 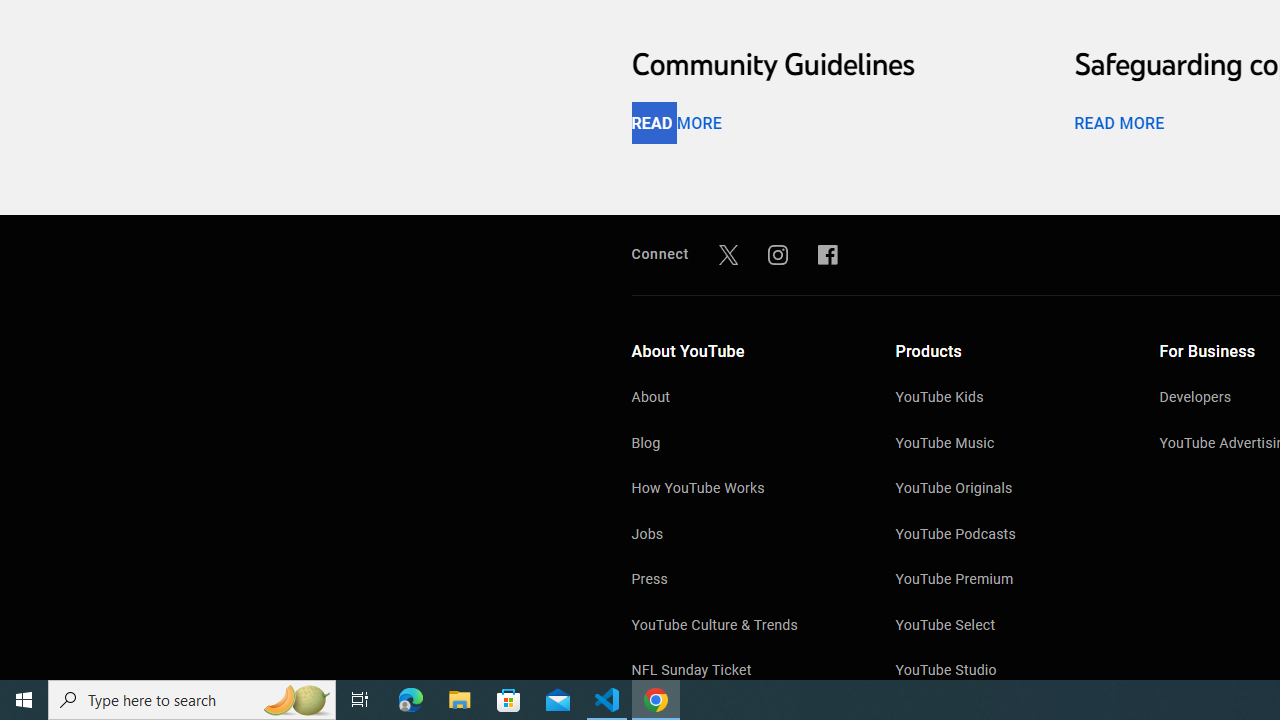 I want to click on 'YouTube Culture & Trends', so click(x=742, y=626).